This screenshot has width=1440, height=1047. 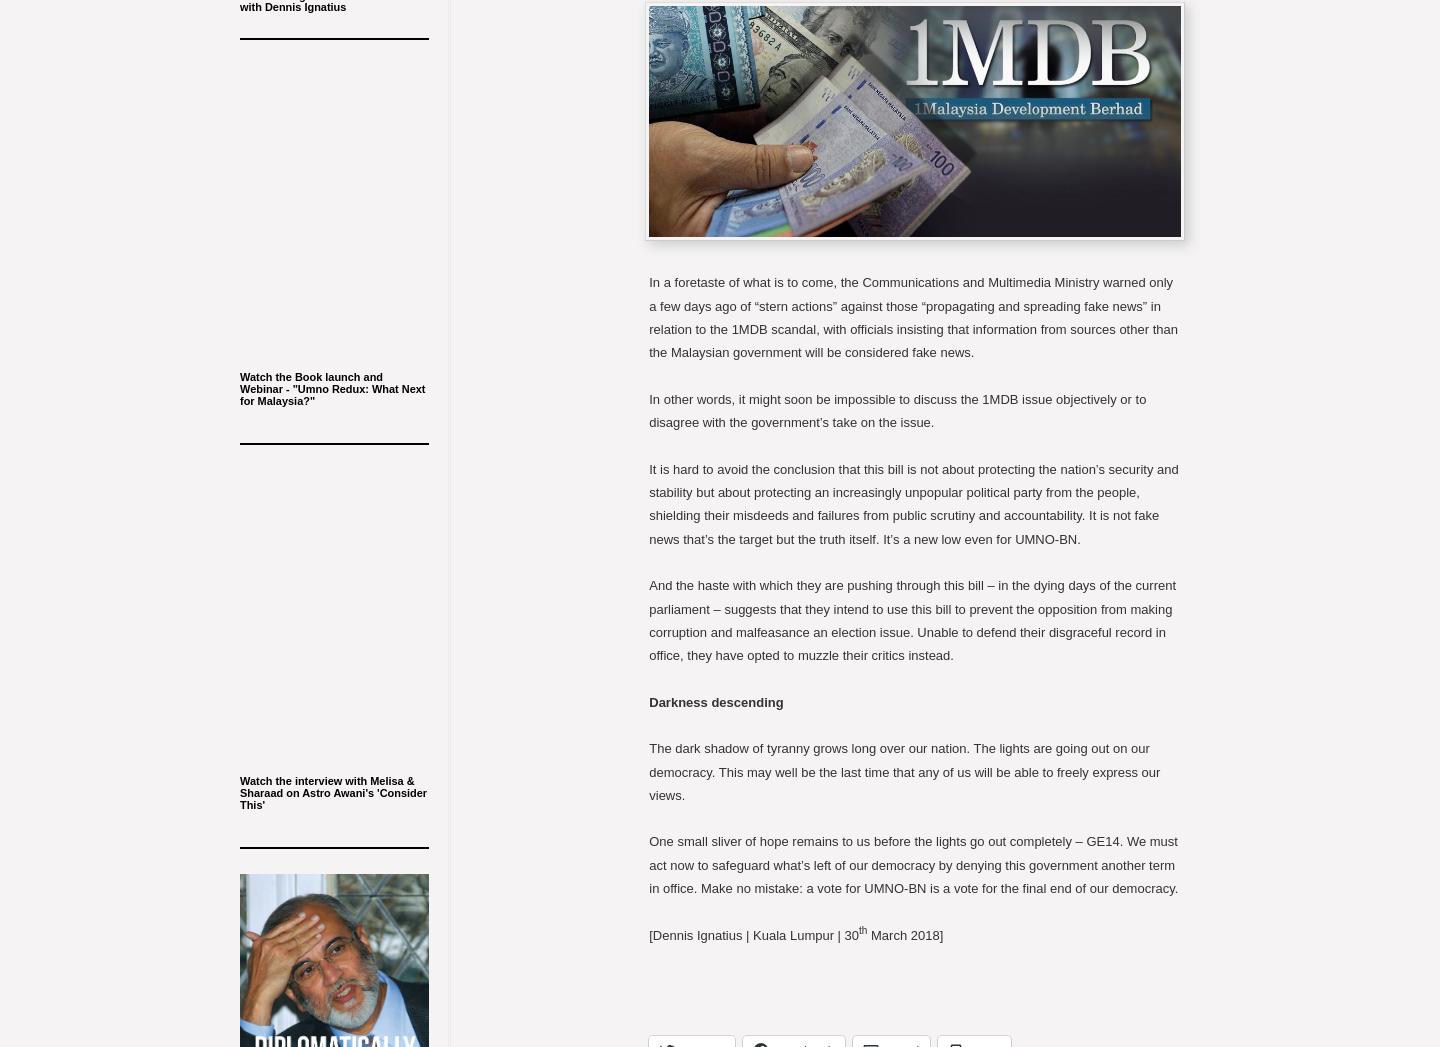 What do you see at coordinates (857, 930) in the screenshot?
I see `'th'` at bounding box center [857, 930].